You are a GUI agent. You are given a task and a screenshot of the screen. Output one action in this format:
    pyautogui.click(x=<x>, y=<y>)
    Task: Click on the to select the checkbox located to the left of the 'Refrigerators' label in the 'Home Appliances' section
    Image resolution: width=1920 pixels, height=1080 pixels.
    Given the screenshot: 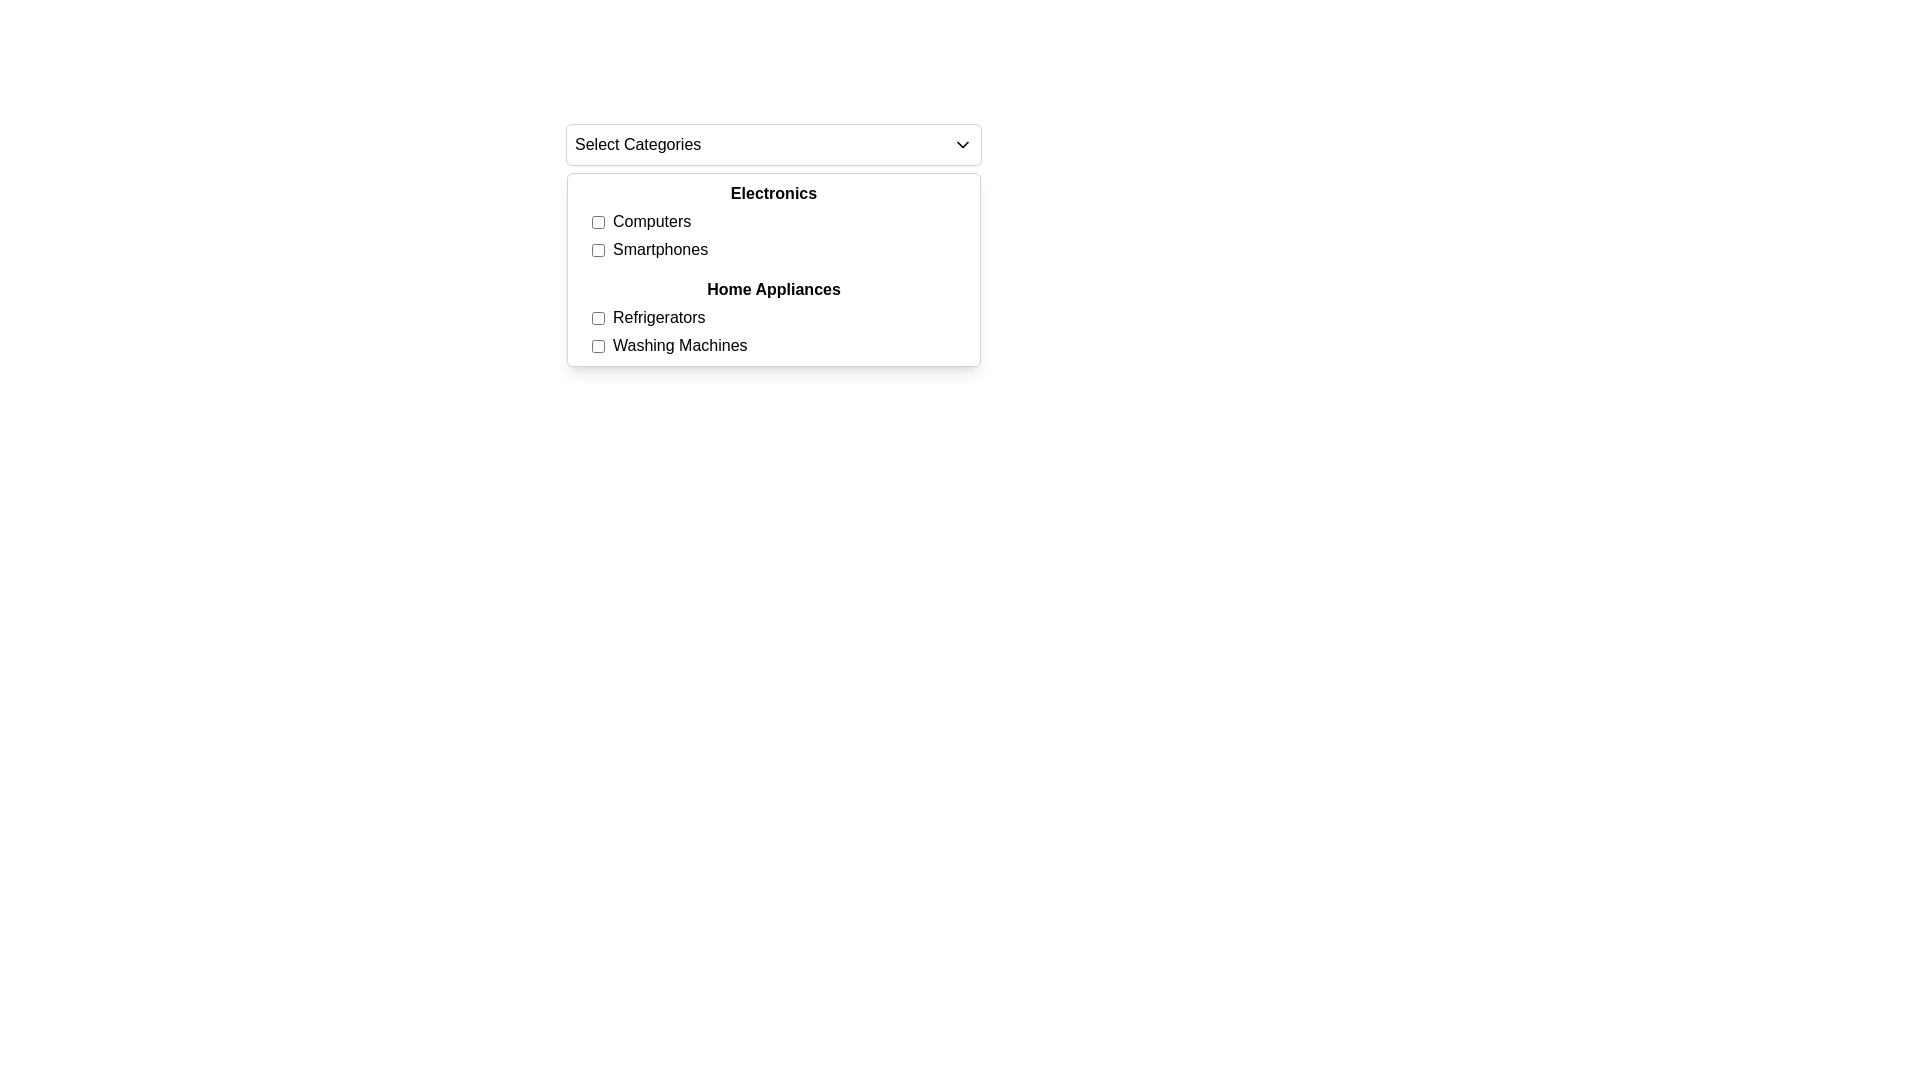 What is the action you would take?
    pyautogui.click(x=597, y=316)
    